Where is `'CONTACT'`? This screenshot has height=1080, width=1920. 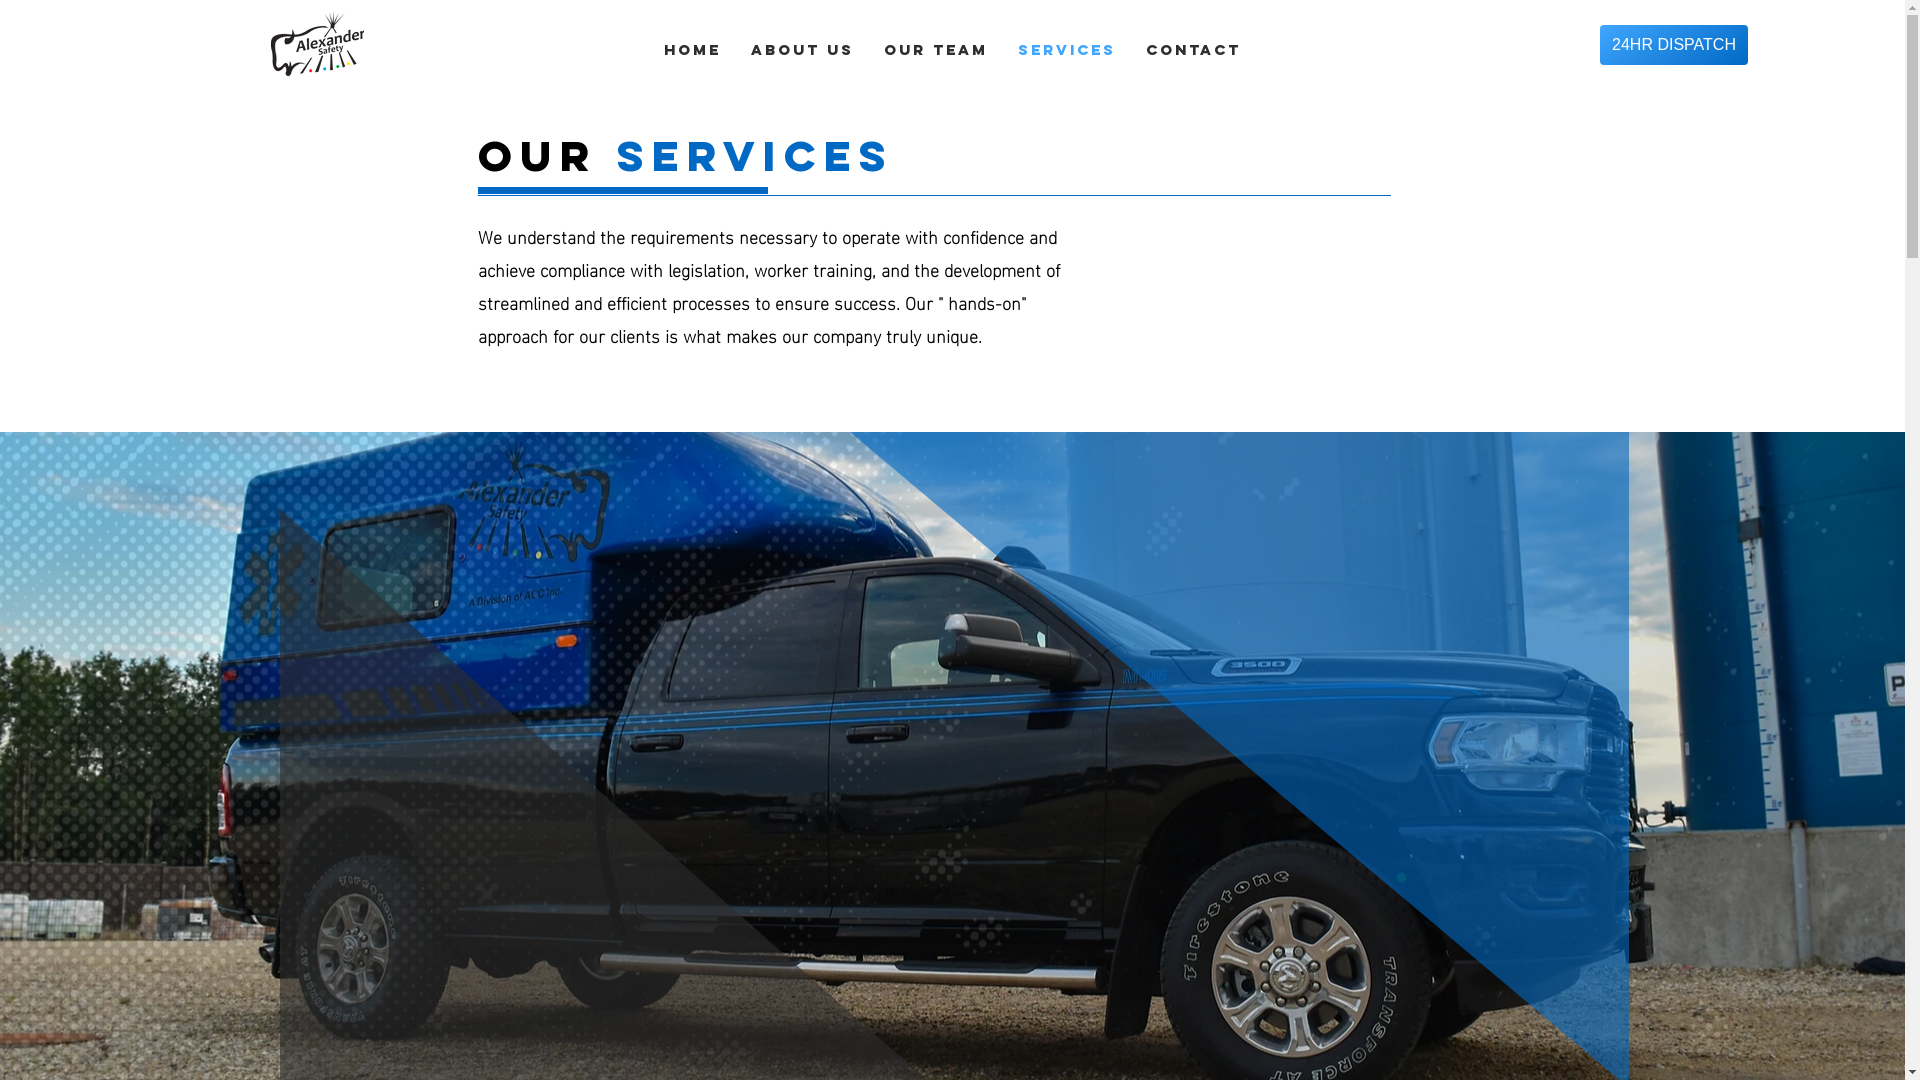
'CONTACT' is located at coordinates (1193, 49).